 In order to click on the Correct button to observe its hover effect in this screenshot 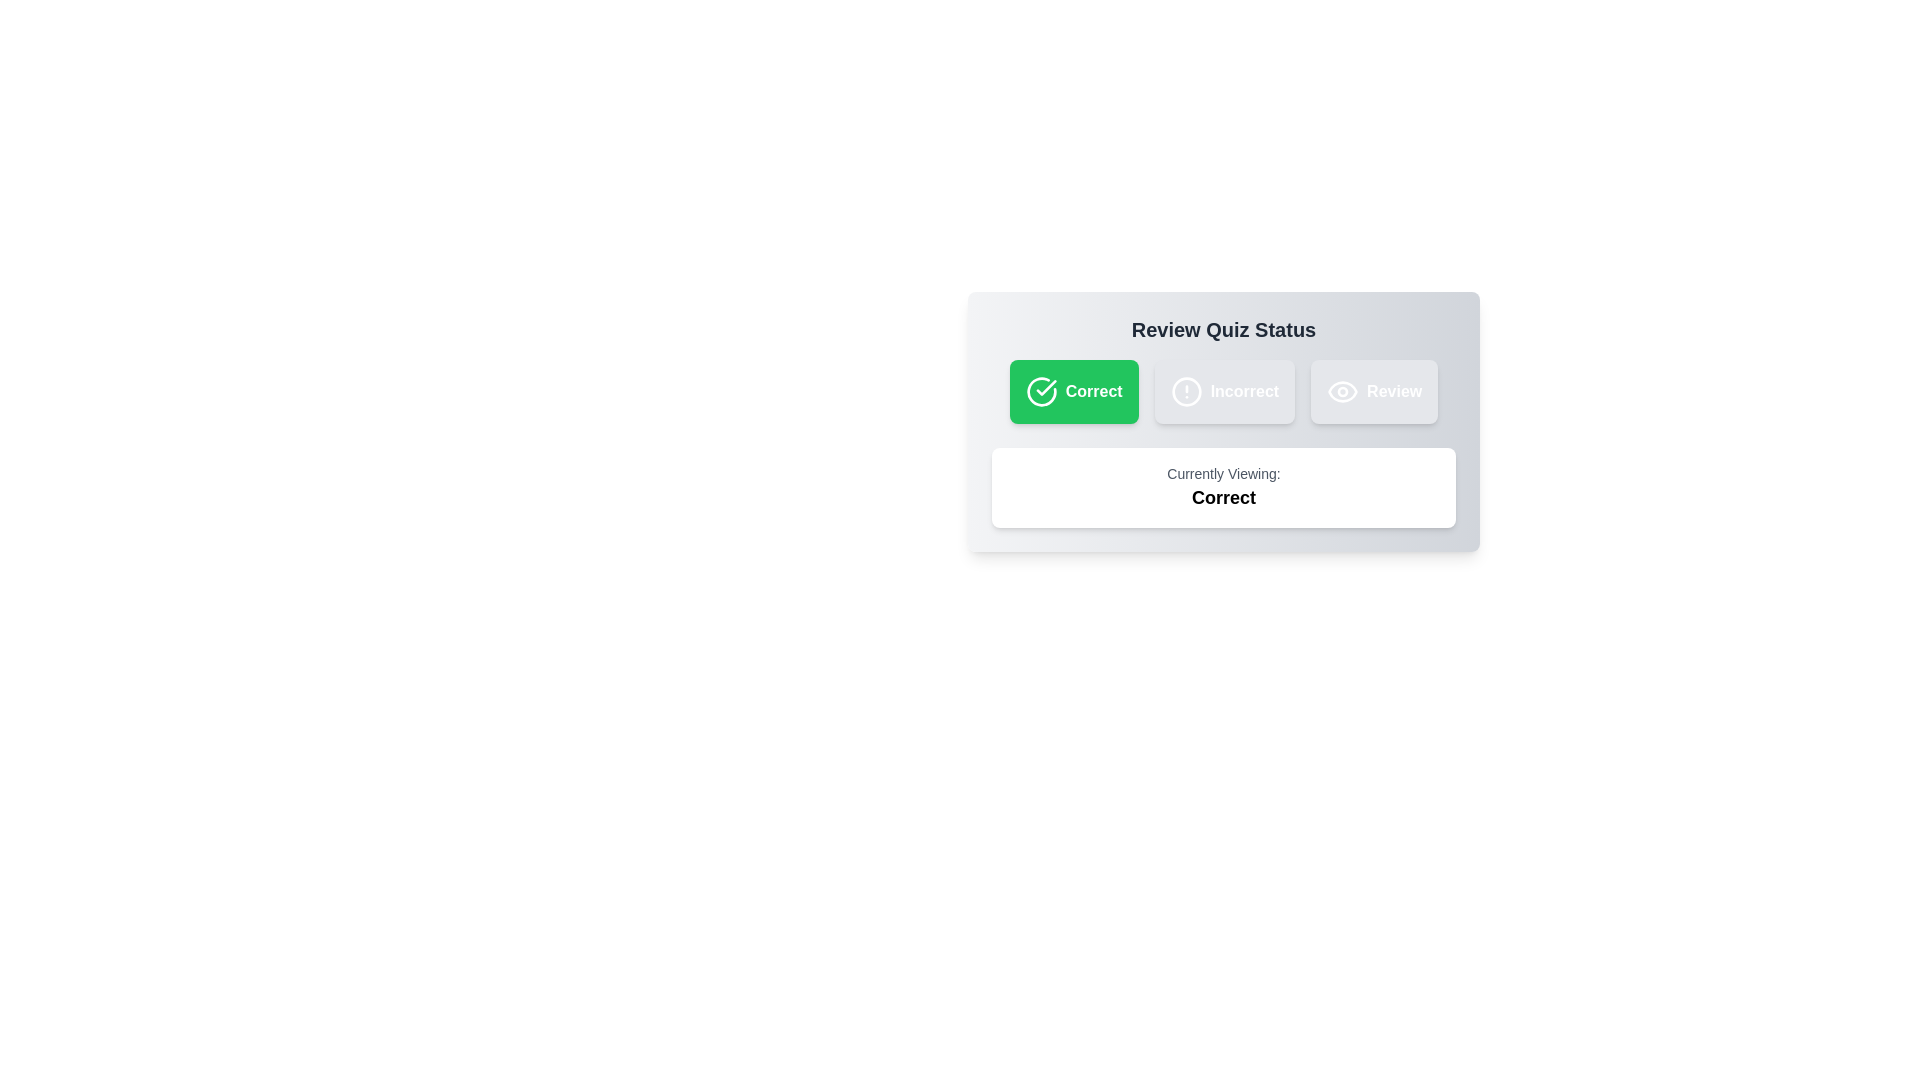, I will do `click(1073, 392)`.